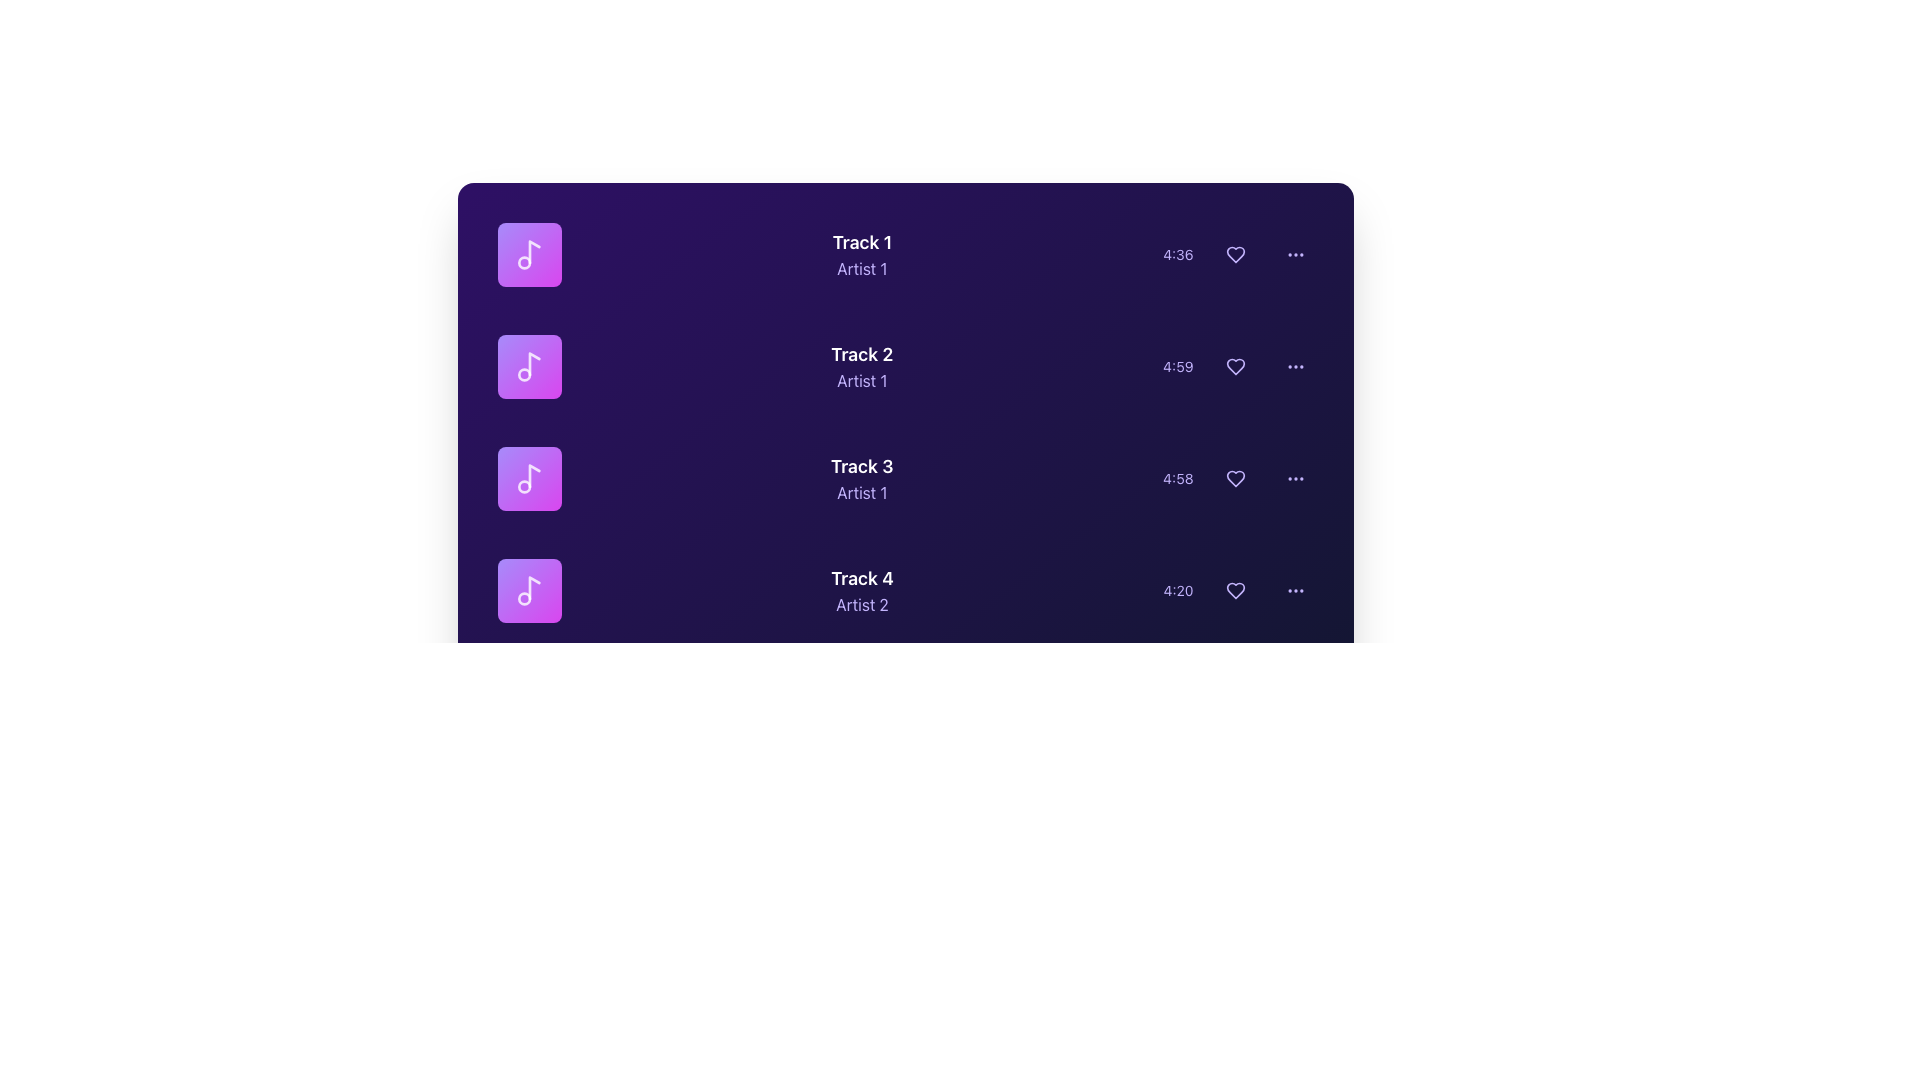  Describe the element at coordinates (904, 253) in the screenshot. I see `the first item in the music playlist` at that location.